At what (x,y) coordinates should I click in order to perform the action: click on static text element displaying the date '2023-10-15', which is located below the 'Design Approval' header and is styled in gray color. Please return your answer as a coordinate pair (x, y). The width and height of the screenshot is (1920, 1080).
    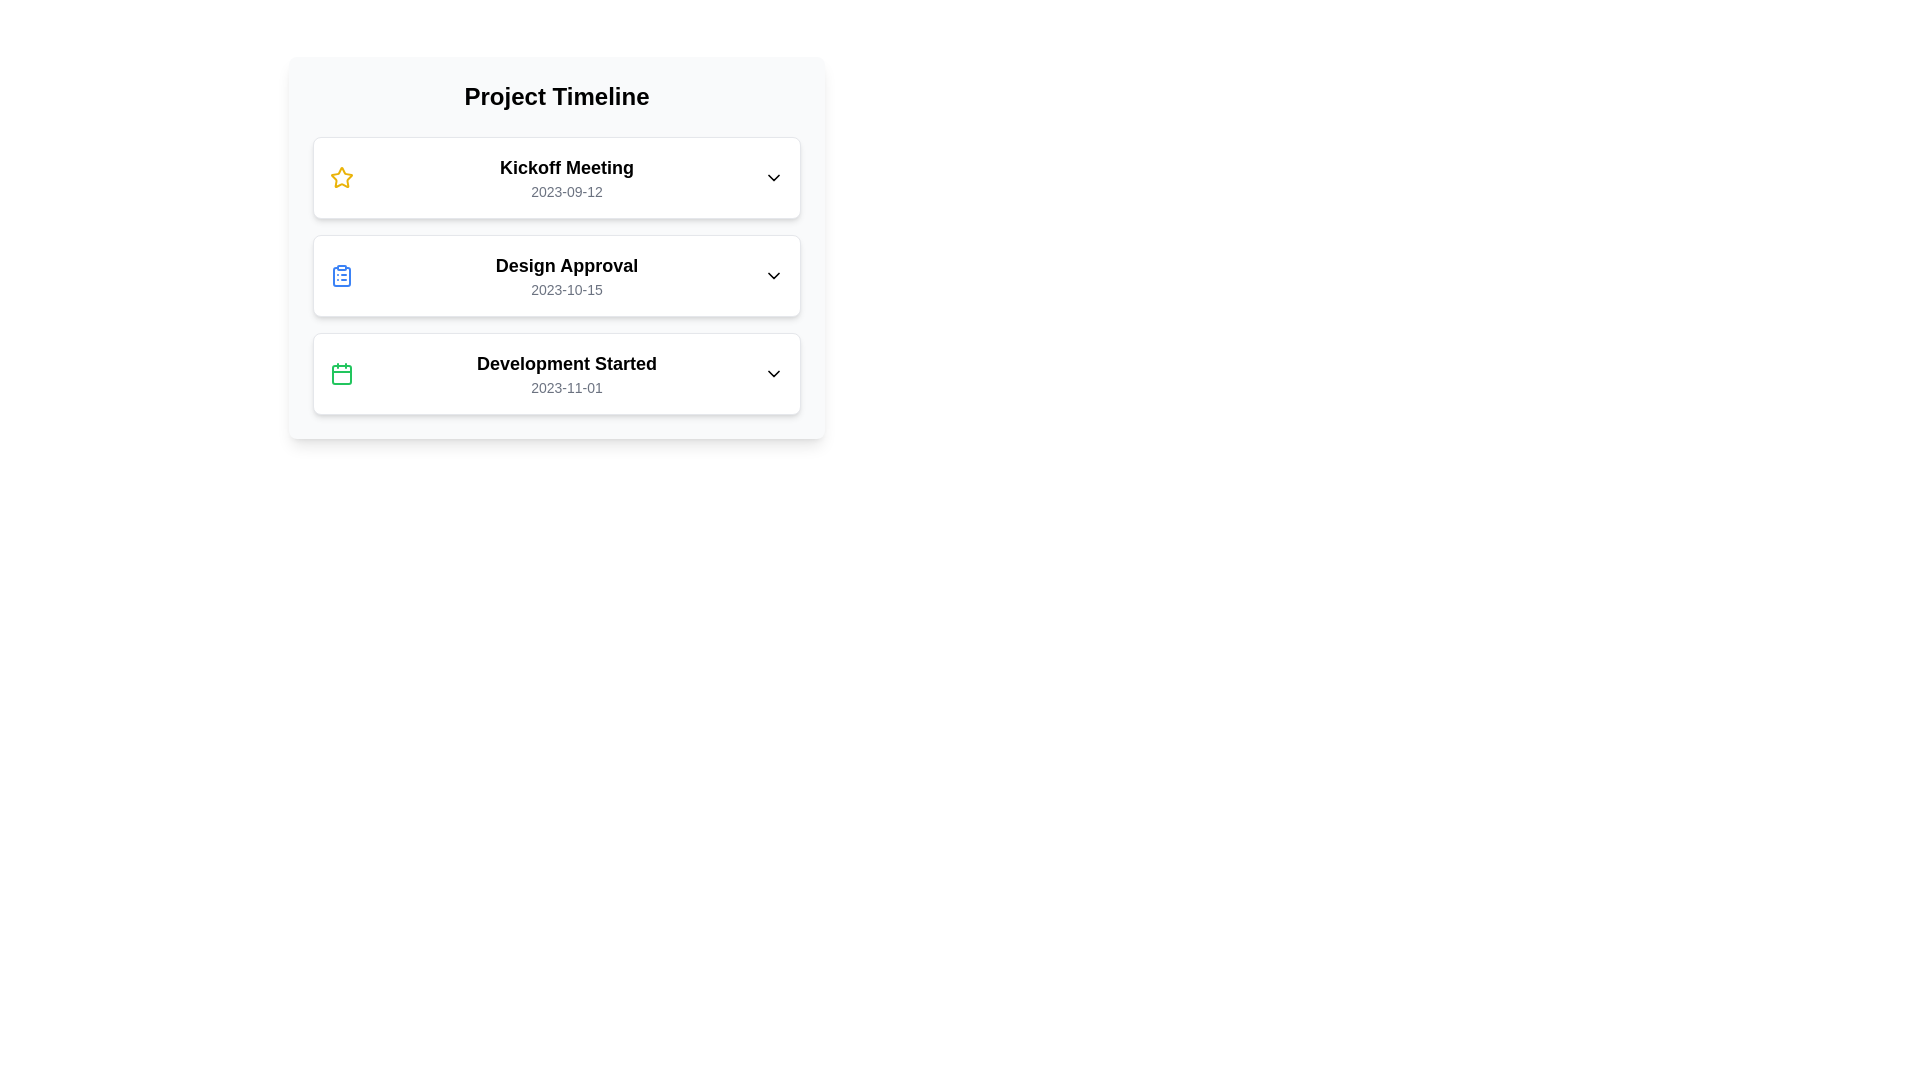
    Looking at the image, I should click on (565, 289).